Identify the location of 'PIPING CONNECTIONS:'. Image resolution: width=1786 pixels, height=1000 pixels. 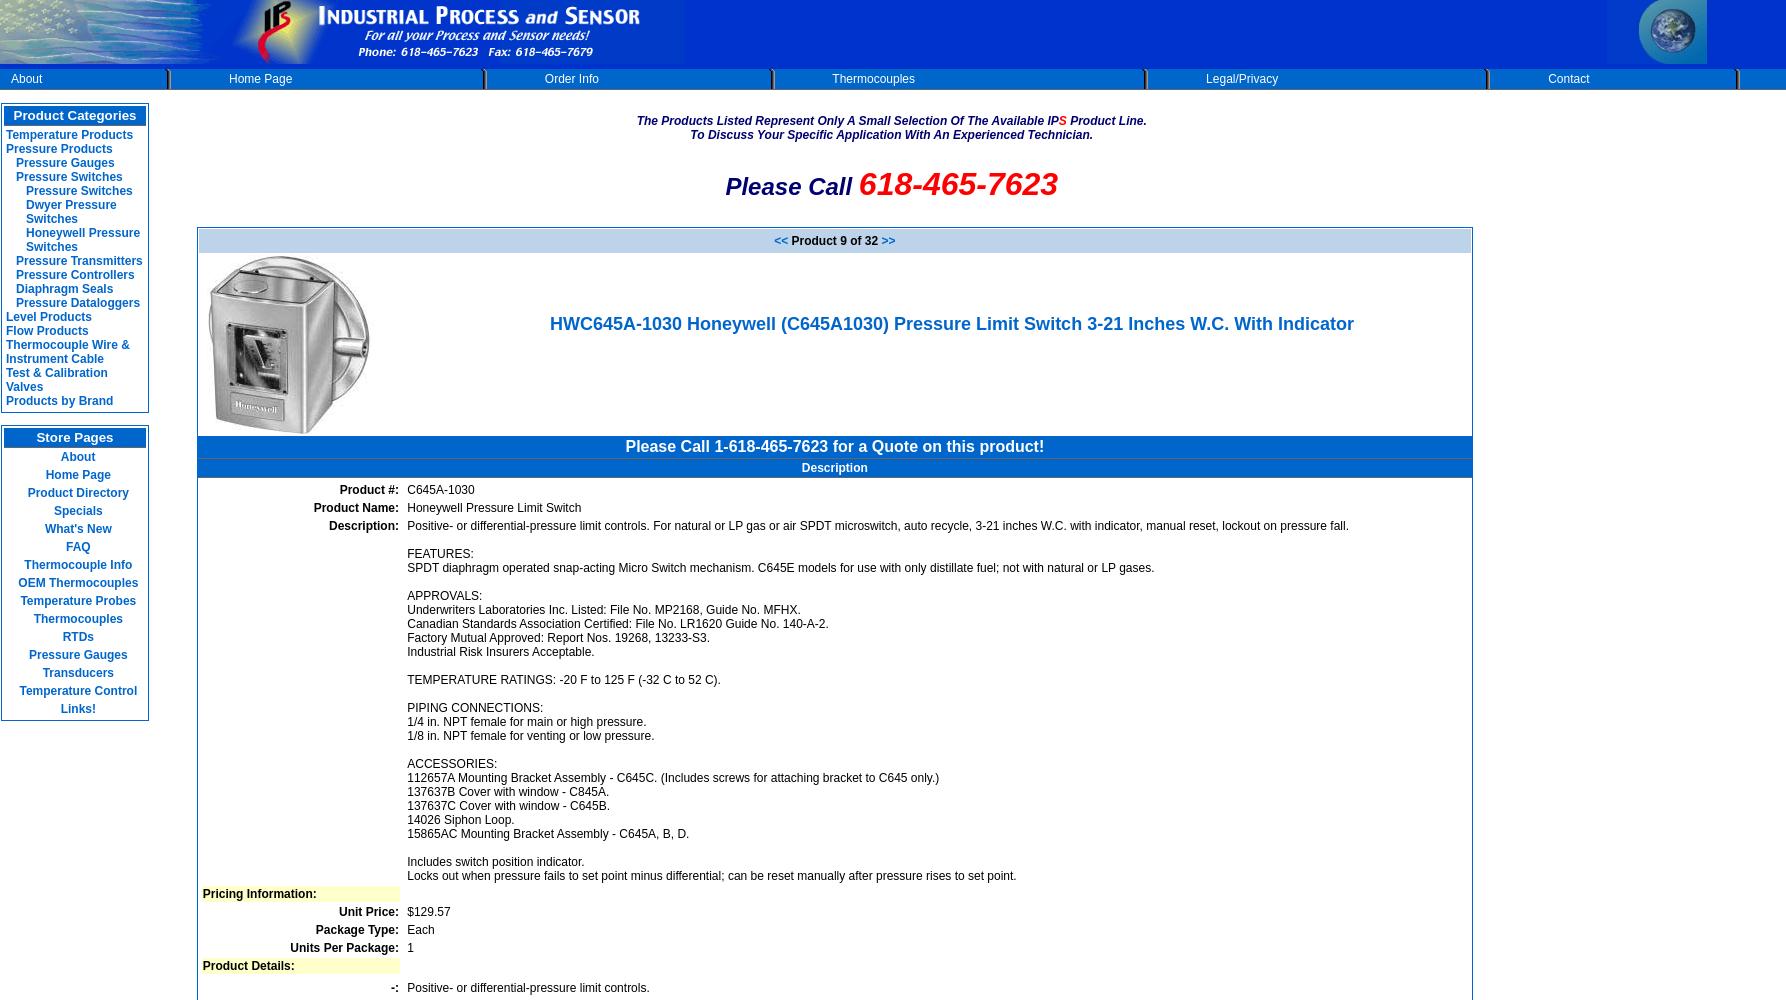
(407, 706).